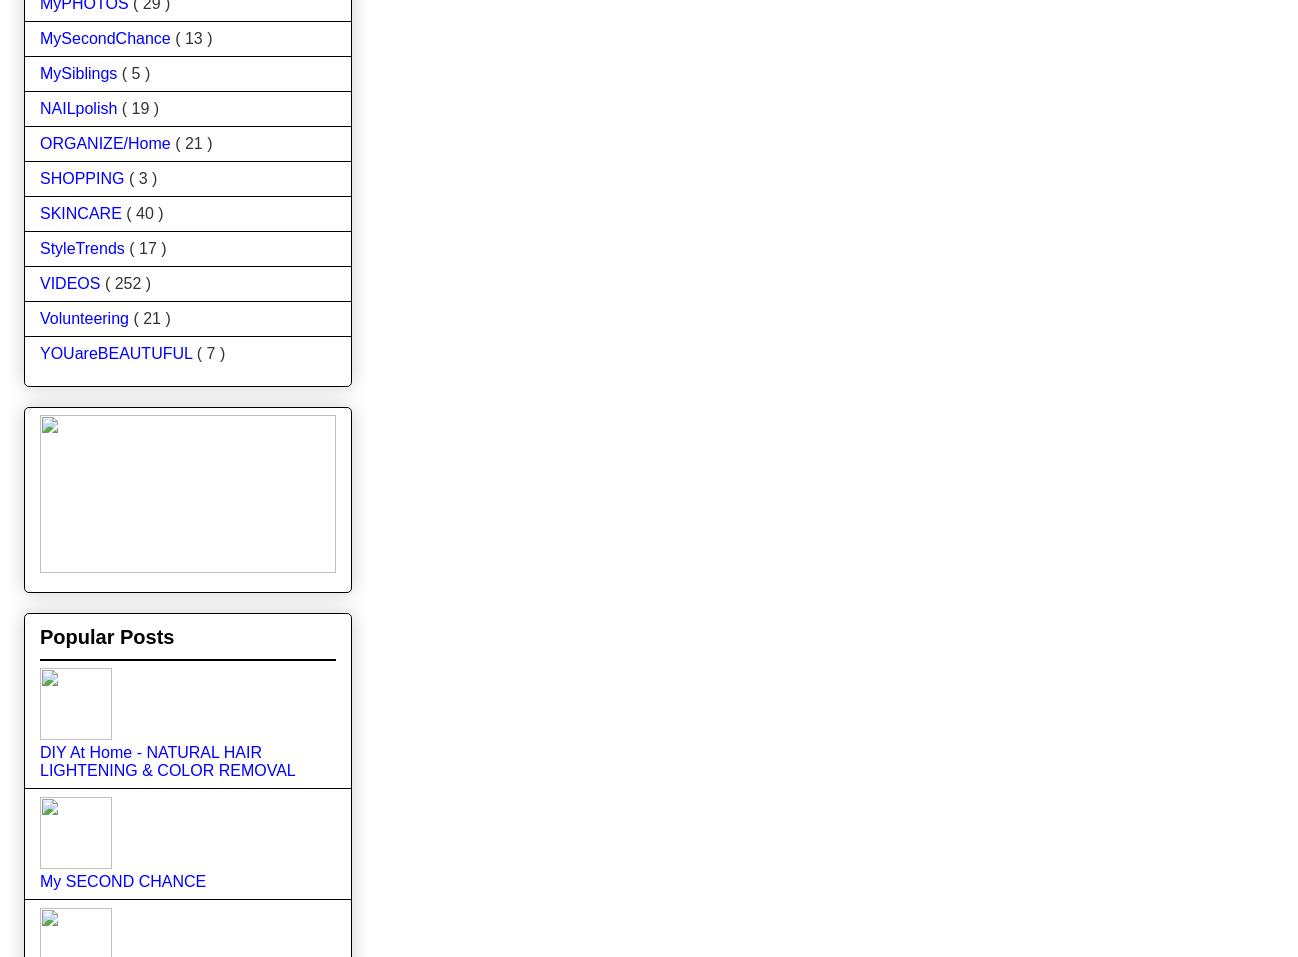 The image size is (1298, 957). I want to click on '(
                      252
                      )', so click(103, 281).